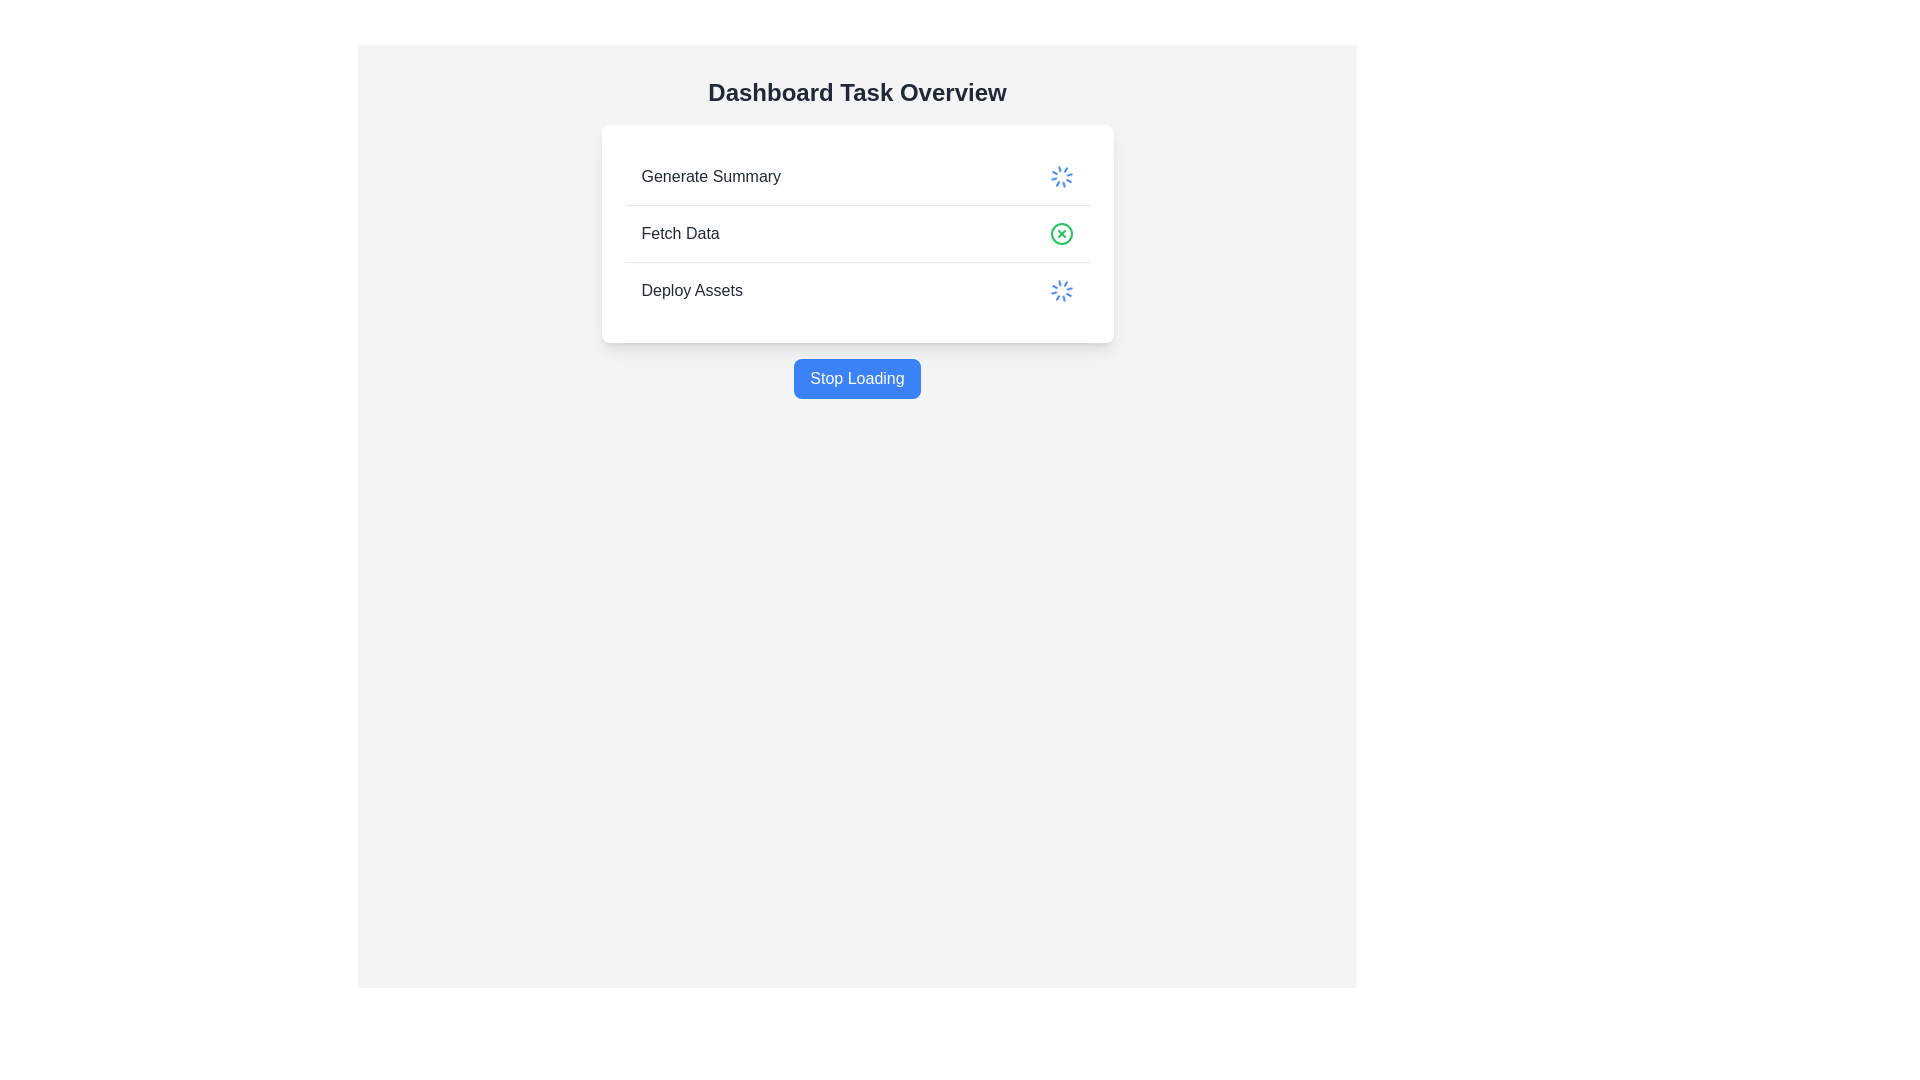  I want to click on the blue Loader animation icon located to the right of the 'Generate Summary' text in the task status list, so click(1060, 176).